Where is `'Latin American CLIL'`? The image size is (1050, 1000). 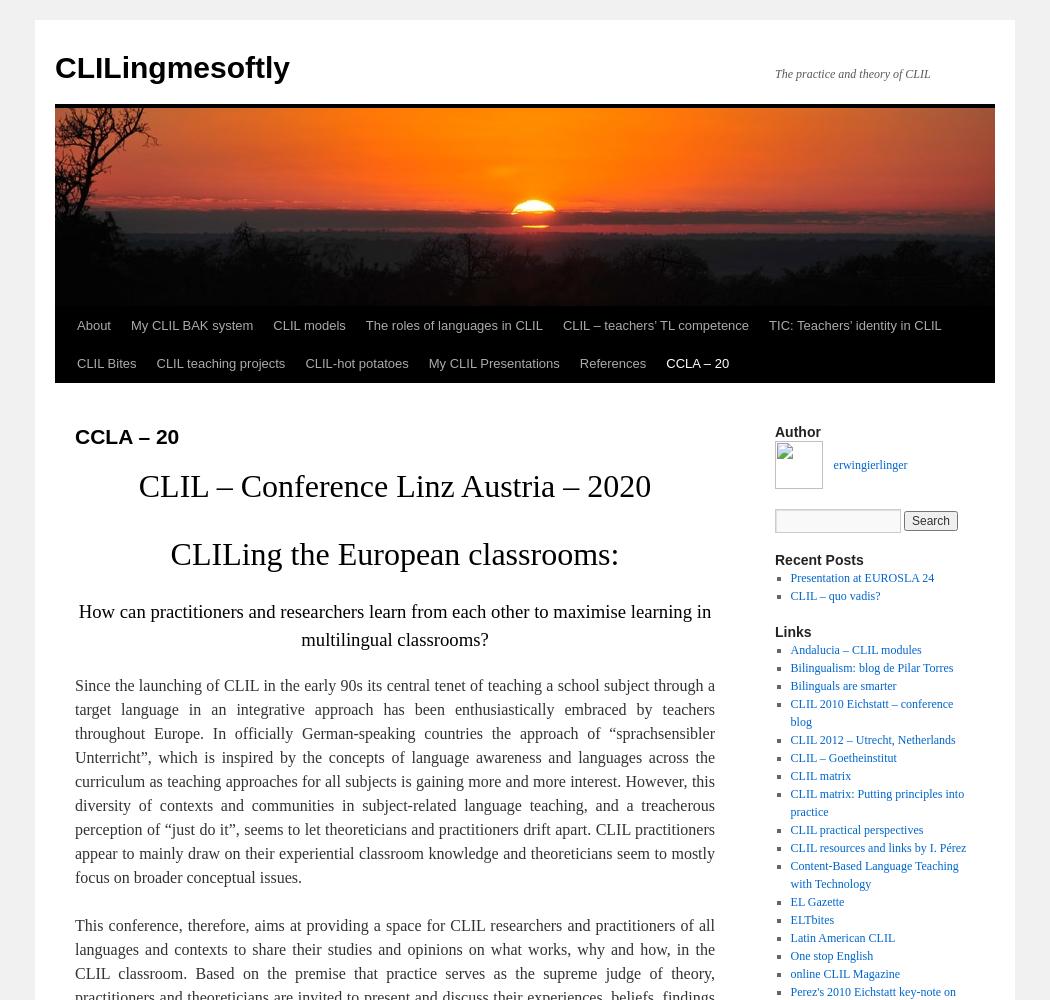 'Latin American CLIL' is located at coordinates (842, 938).